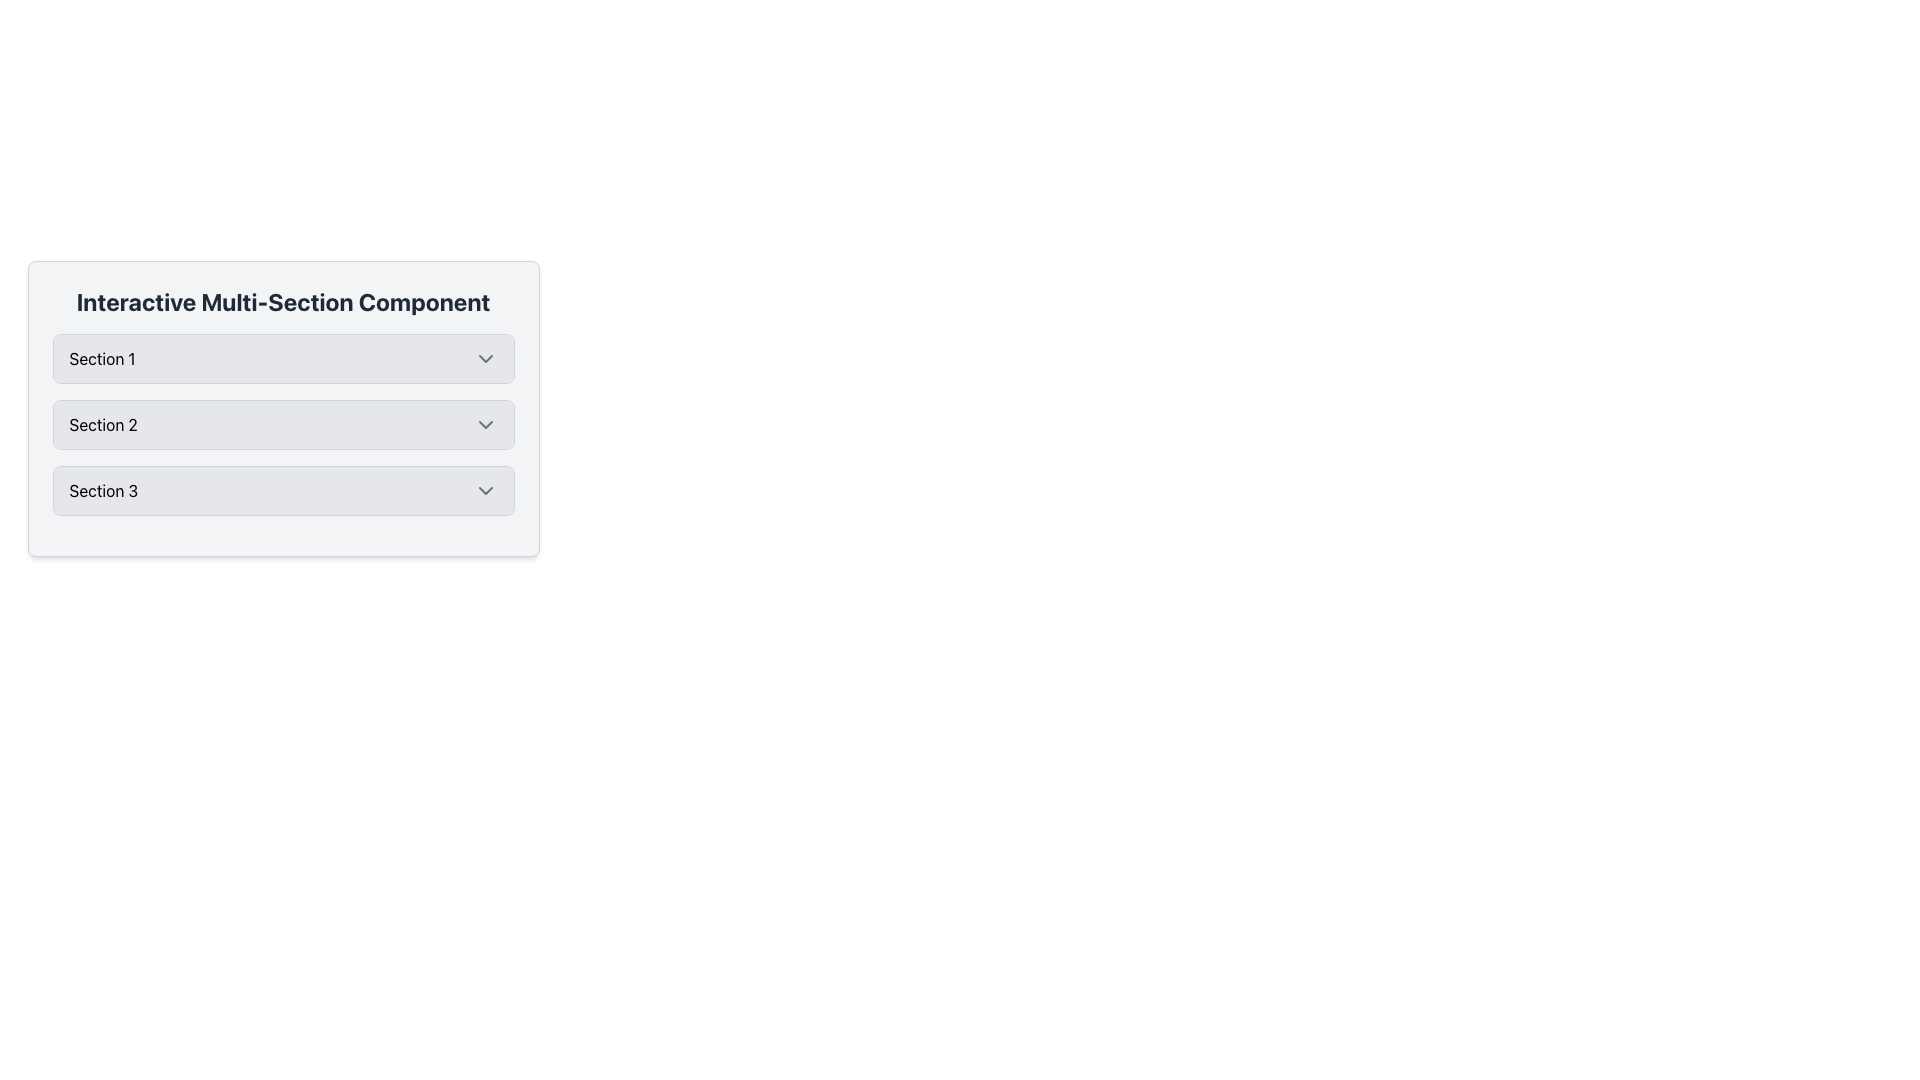 This screenshot has height=1080, width=1920. Describe the element at coordinates (485, 423) in the screenshot. I see `the collapsible icon at the right end of 'Section 2'` at that location.